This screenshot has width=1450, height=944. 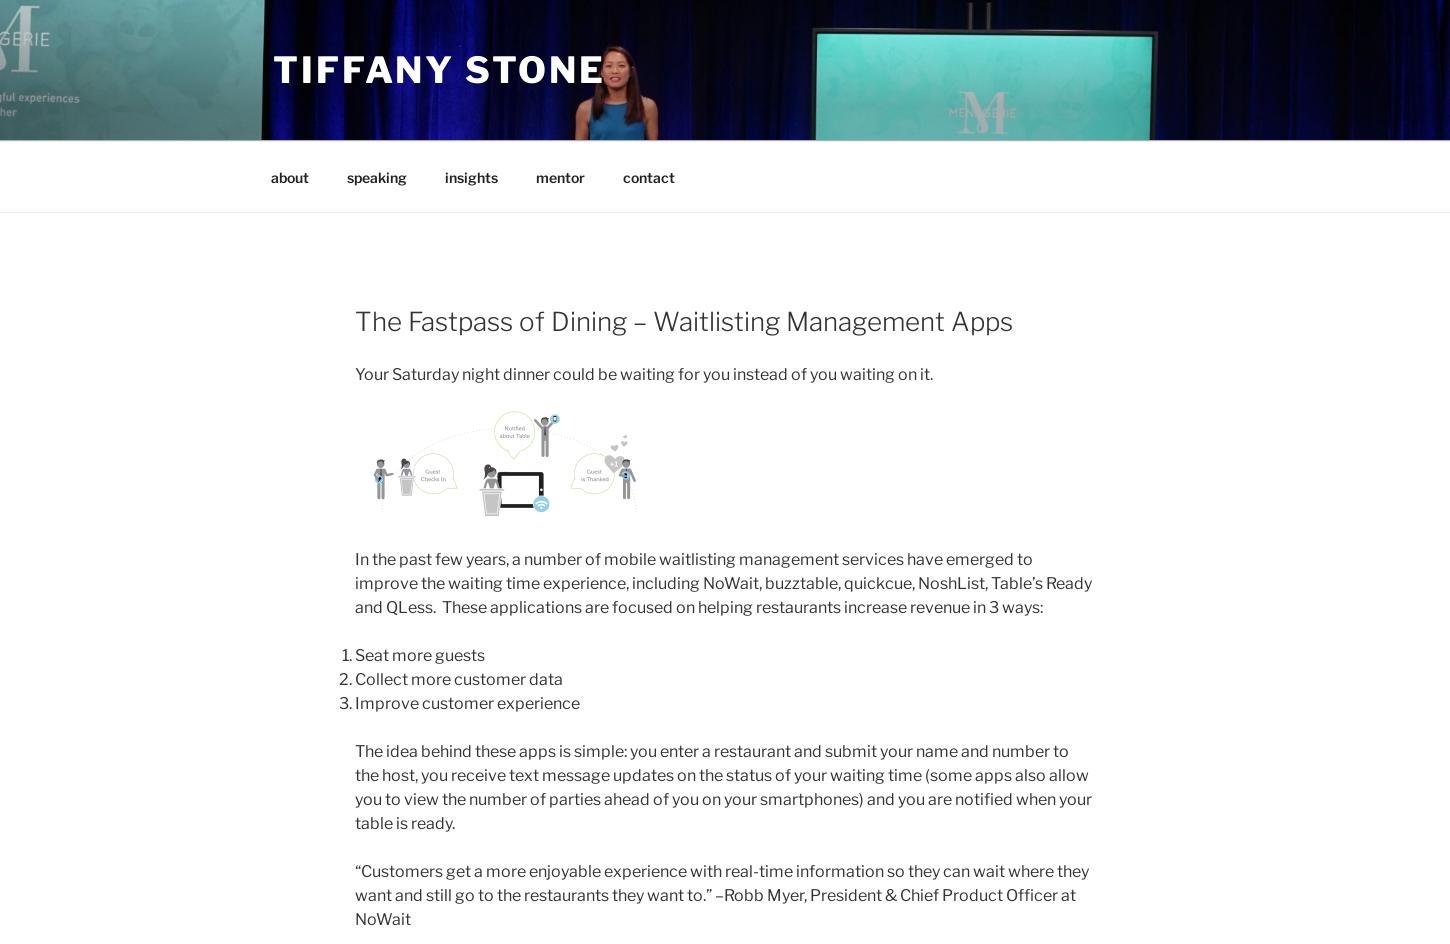 What do you see at coordinates (722, 581) in the screenshot?
I see `'In the past few years, a number of mobile waitlisting management services have emerged to improve the waiting time experience, including NoWait, buzztable, quickcue, NoshList, Table’s Ready and QLess.  These applications are focused on helping restaurants increase revenue in 3 ways:'` at bounding box center [722, 581].